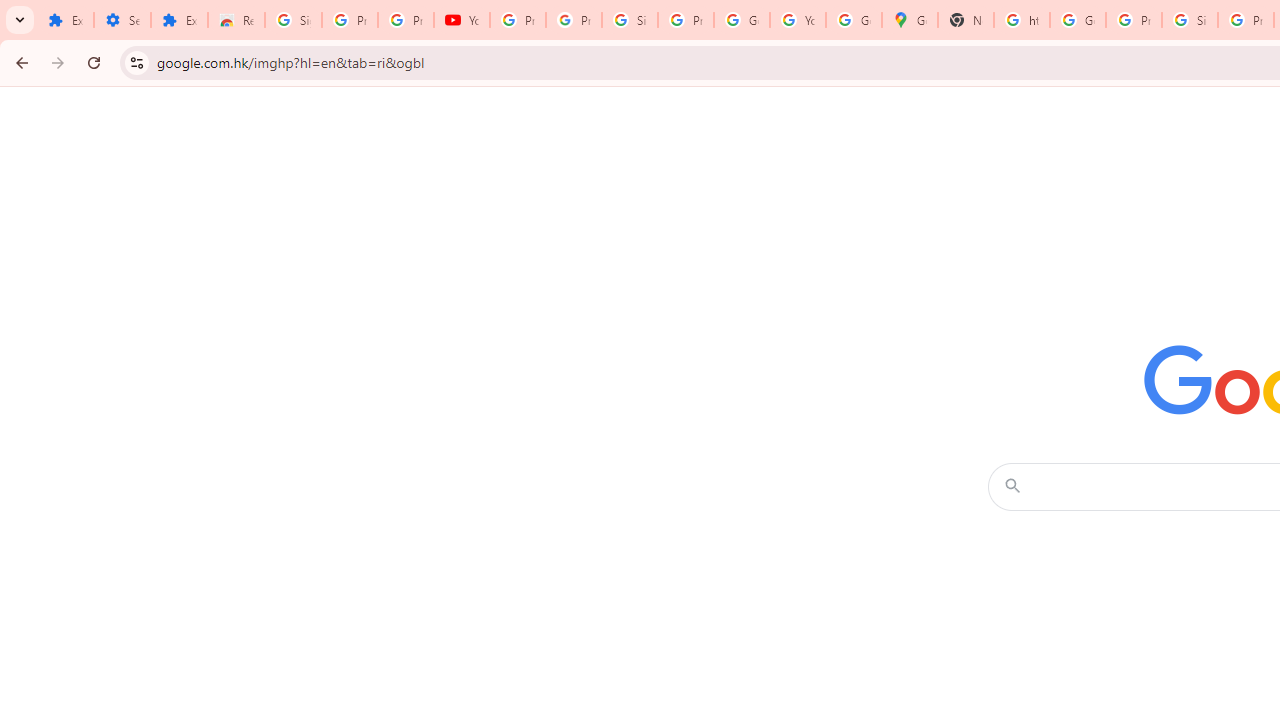 This screenshot has height=720, width=1280. What do you see at coordinates (65, 20) in the screenshot?
I see `'Extensions'` at bounding box center [65, 20].